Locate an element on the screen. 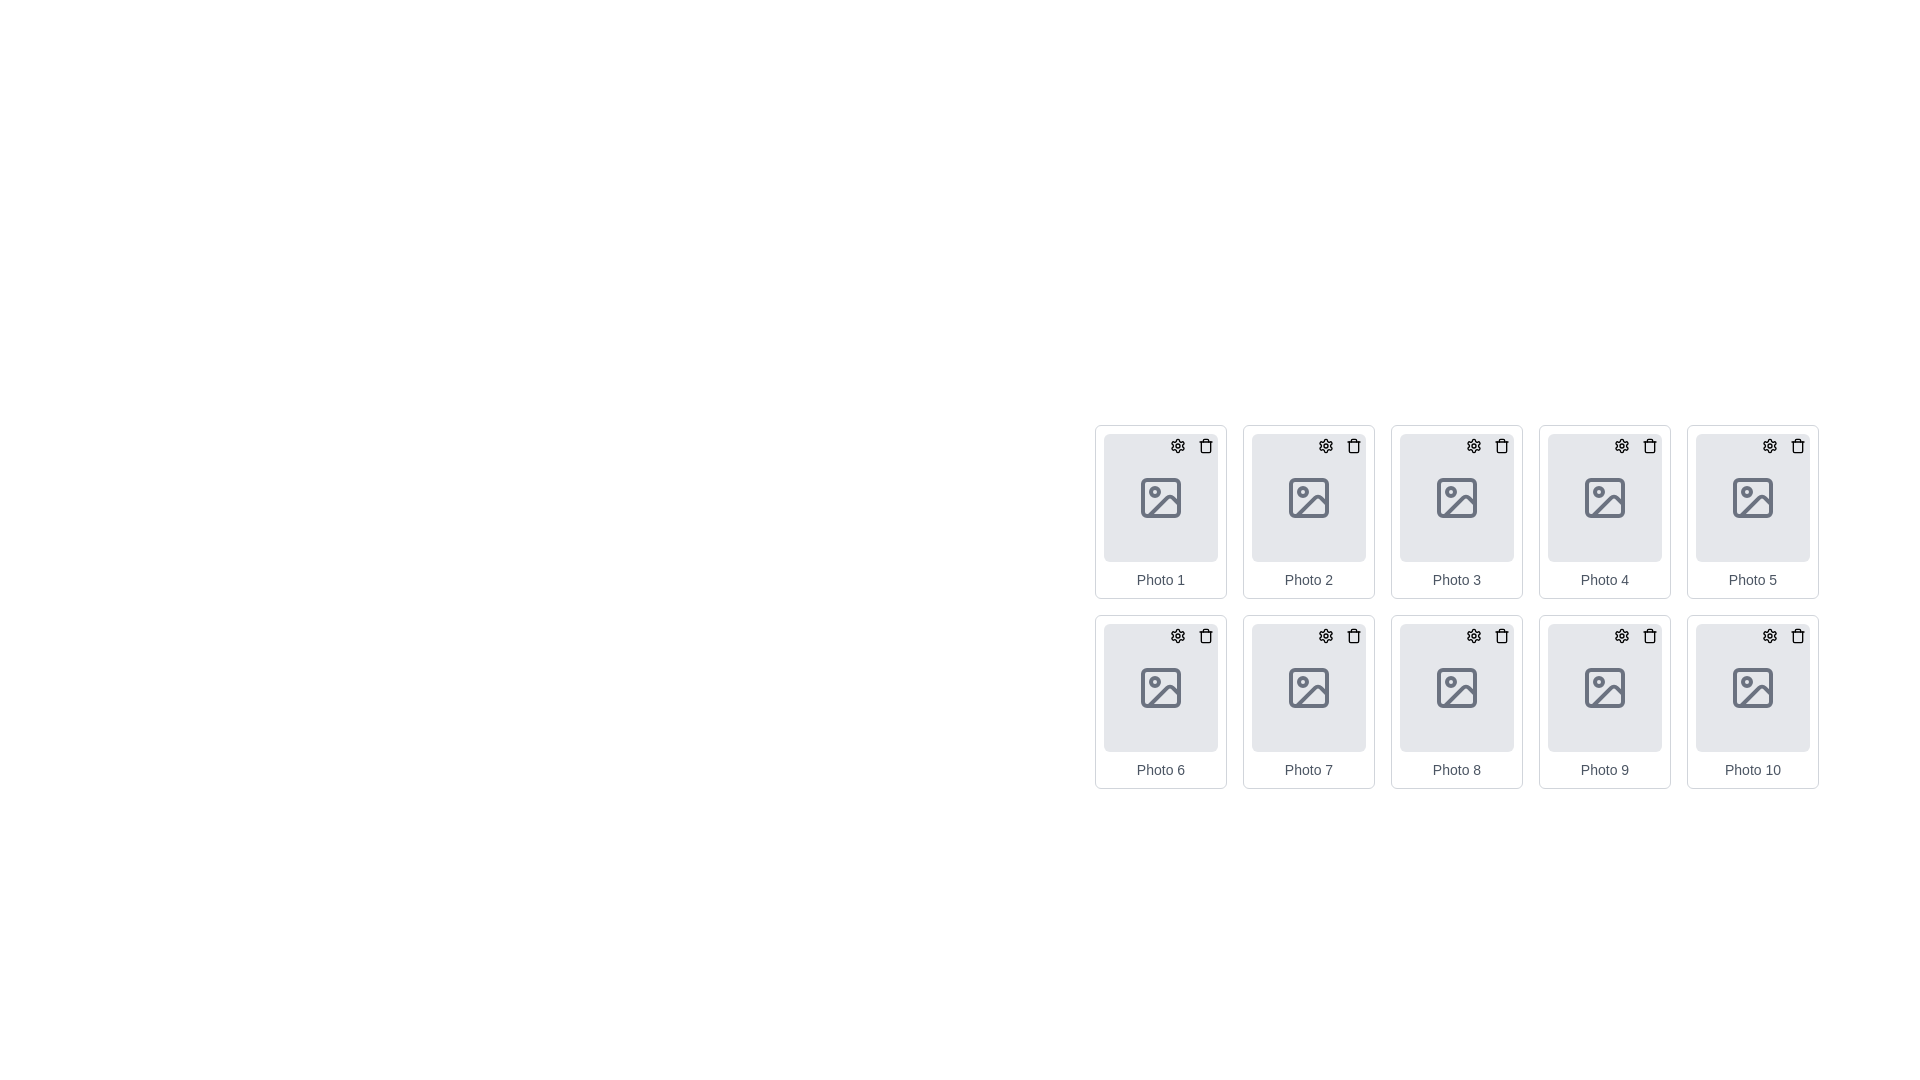 This screenshot has width=1920, height=1080. text label that displays 'Photo 8', which is styled in a small format and located beneath an image placeholder in a grid layout is located at coordinates (1457, 769).